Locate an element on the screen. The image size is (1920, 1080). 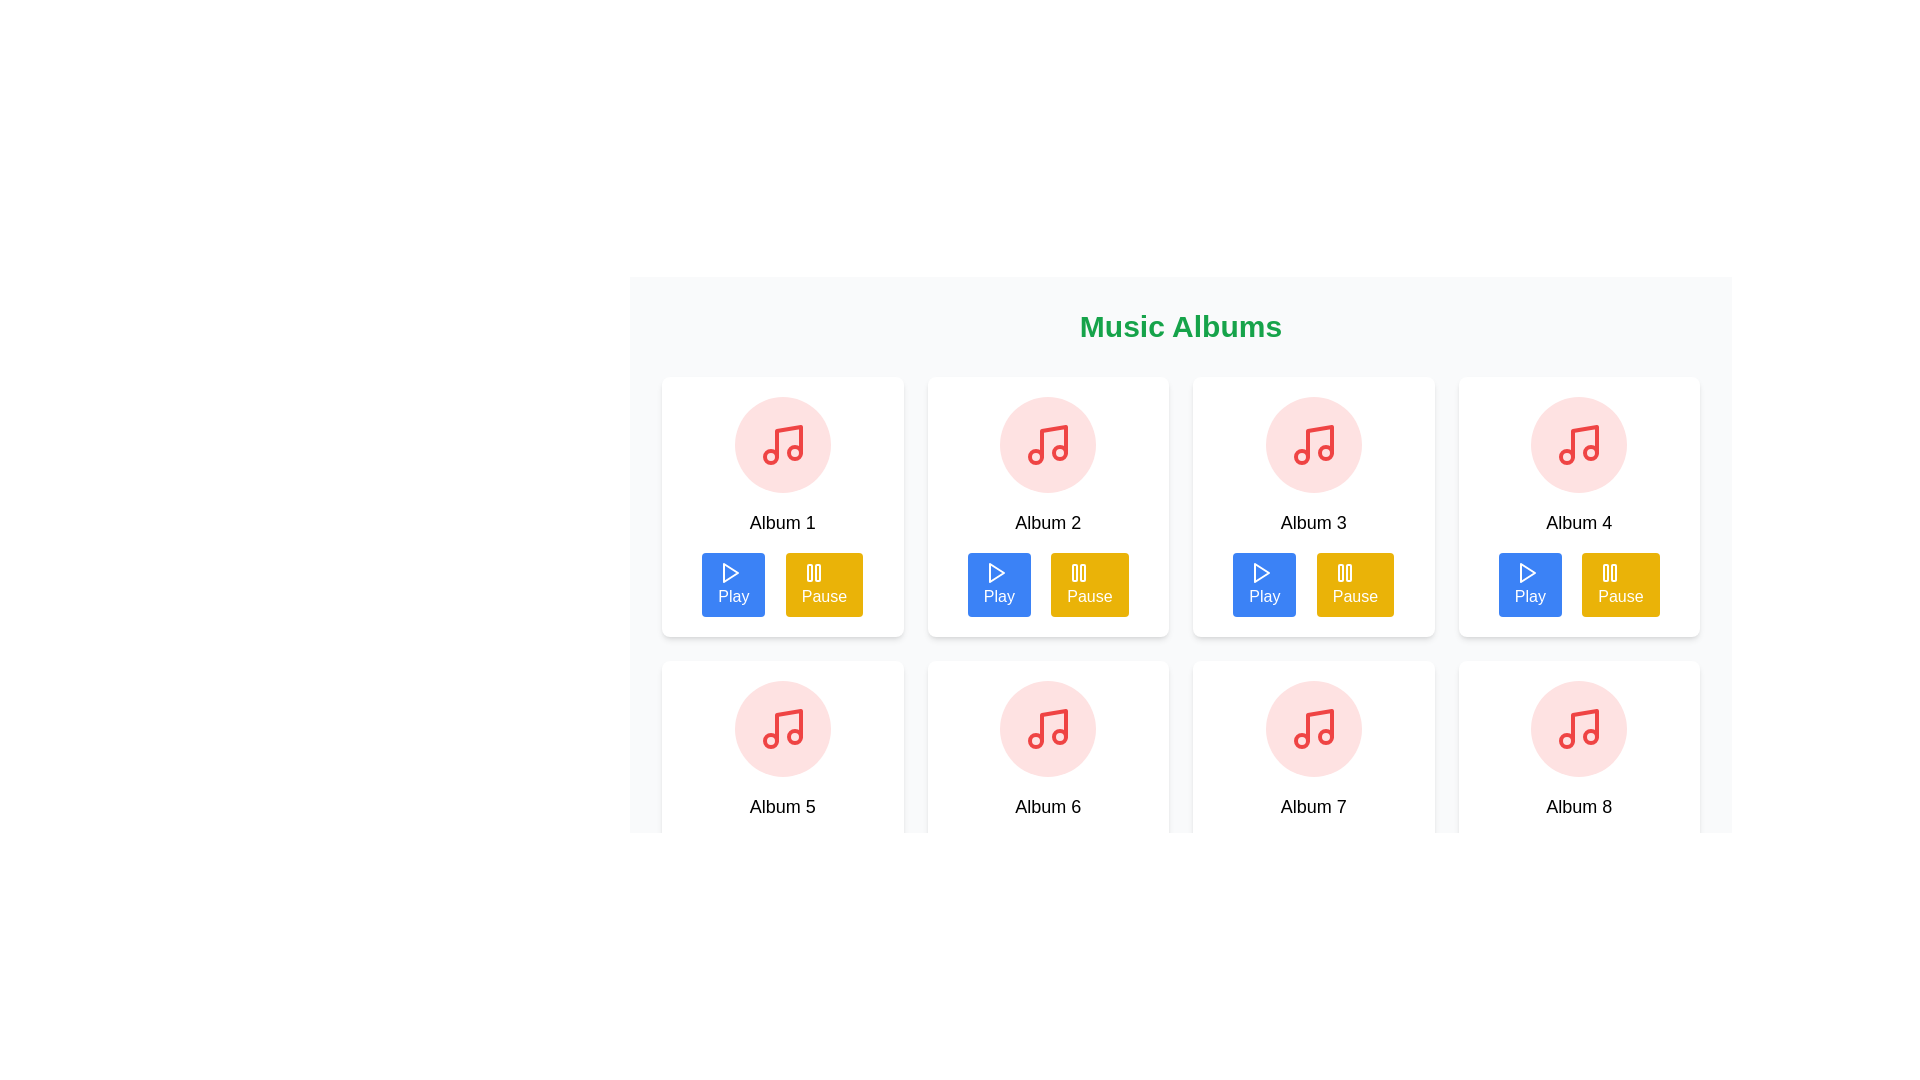
the text label that displays 'Album 3', which is located in the top row, third column of the album cards grid, positioned below the album artwork and above the playback buttons is located at coordinates (1313, 522).